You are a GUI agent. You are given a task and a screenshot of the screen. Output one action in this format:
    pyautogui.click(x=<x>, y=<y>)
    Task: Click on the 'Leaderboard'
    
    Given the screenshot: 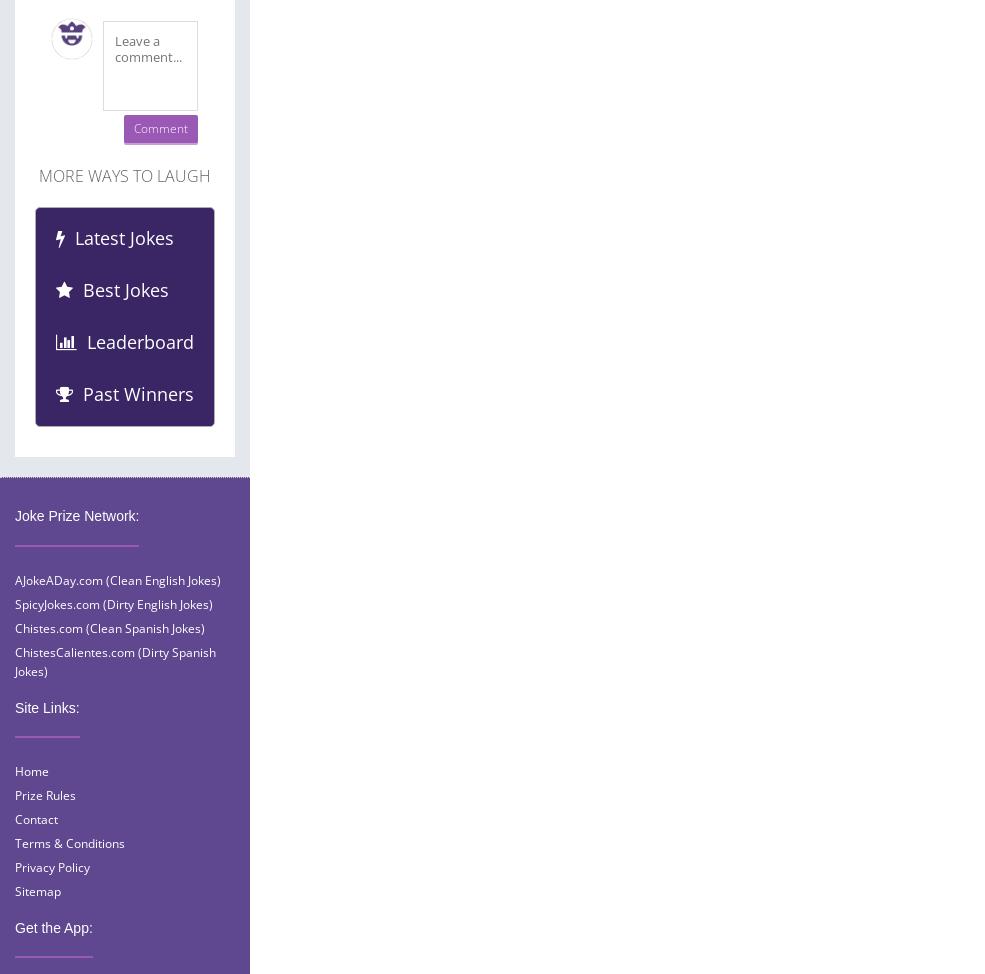 What is the action you would take?
    pyautogui.click(x=135, y=341)
    